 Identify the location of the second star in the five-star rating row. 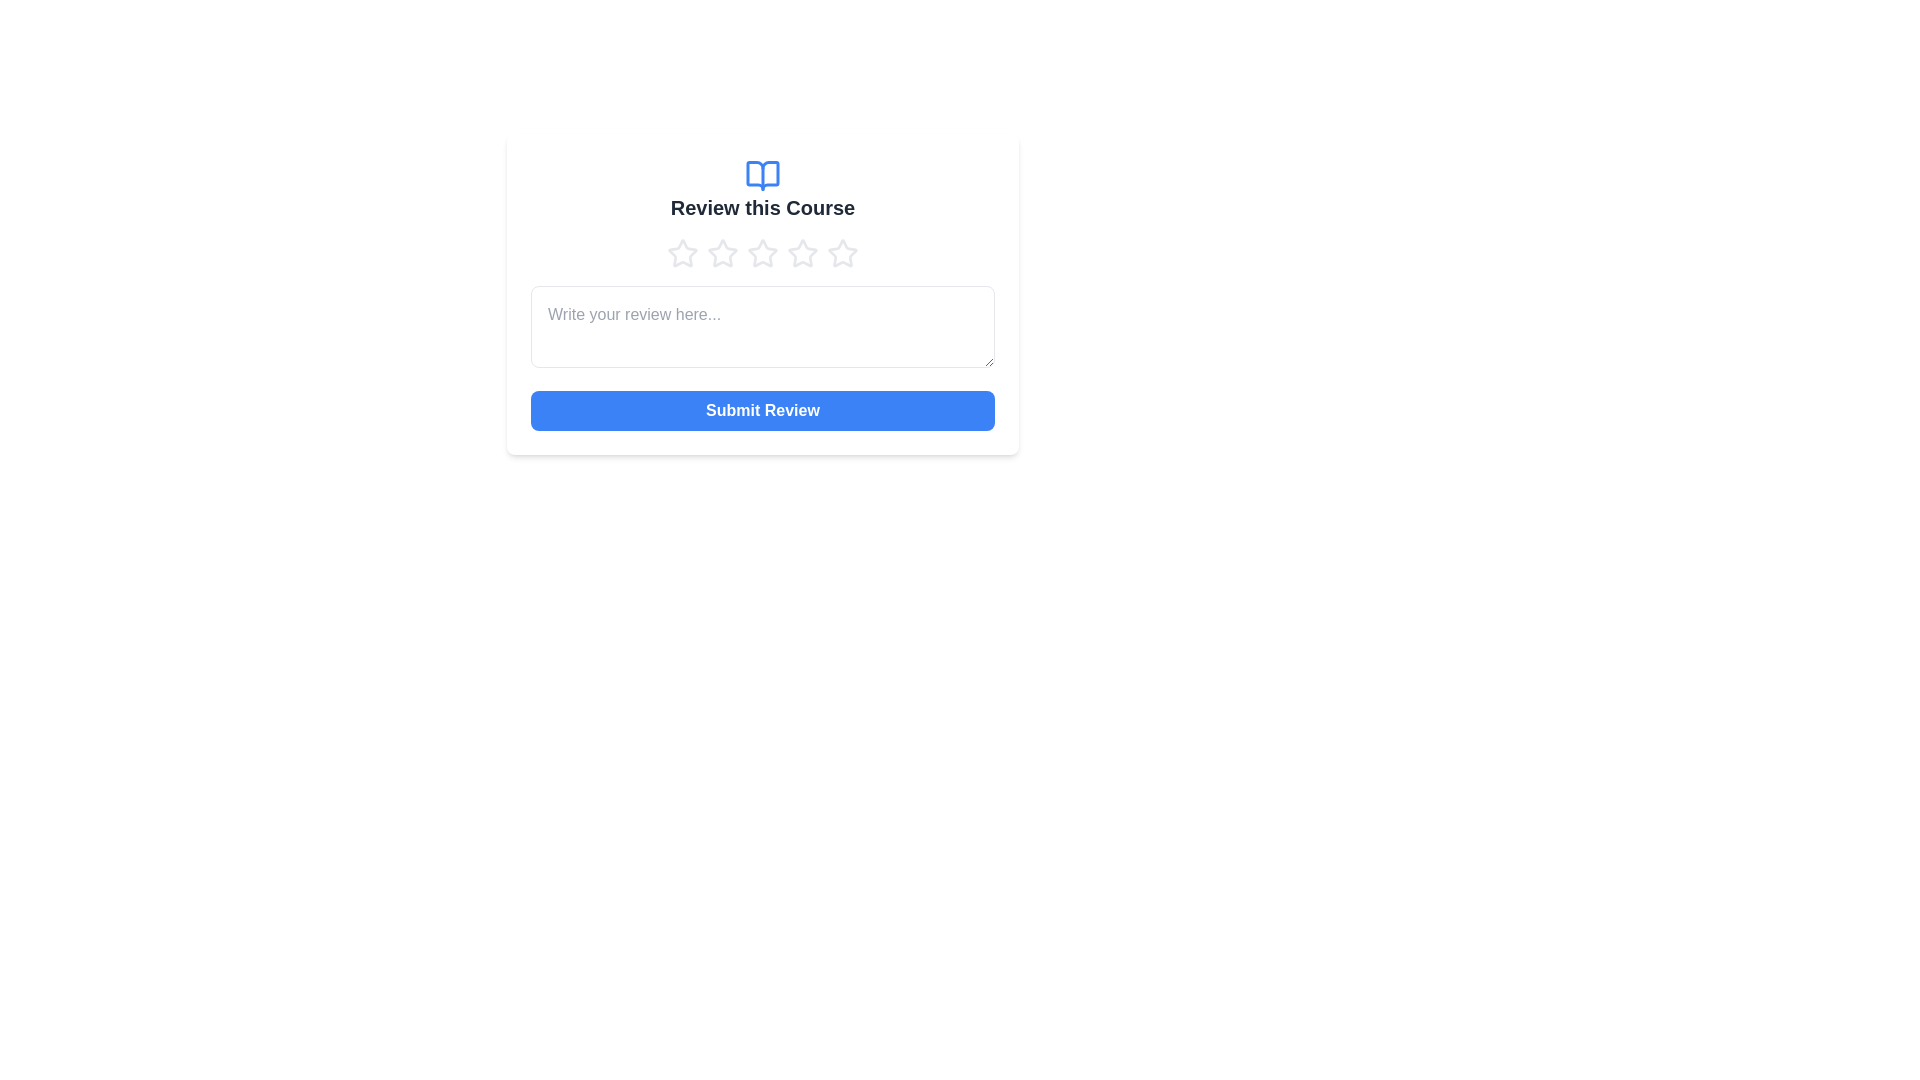
(720, 252).